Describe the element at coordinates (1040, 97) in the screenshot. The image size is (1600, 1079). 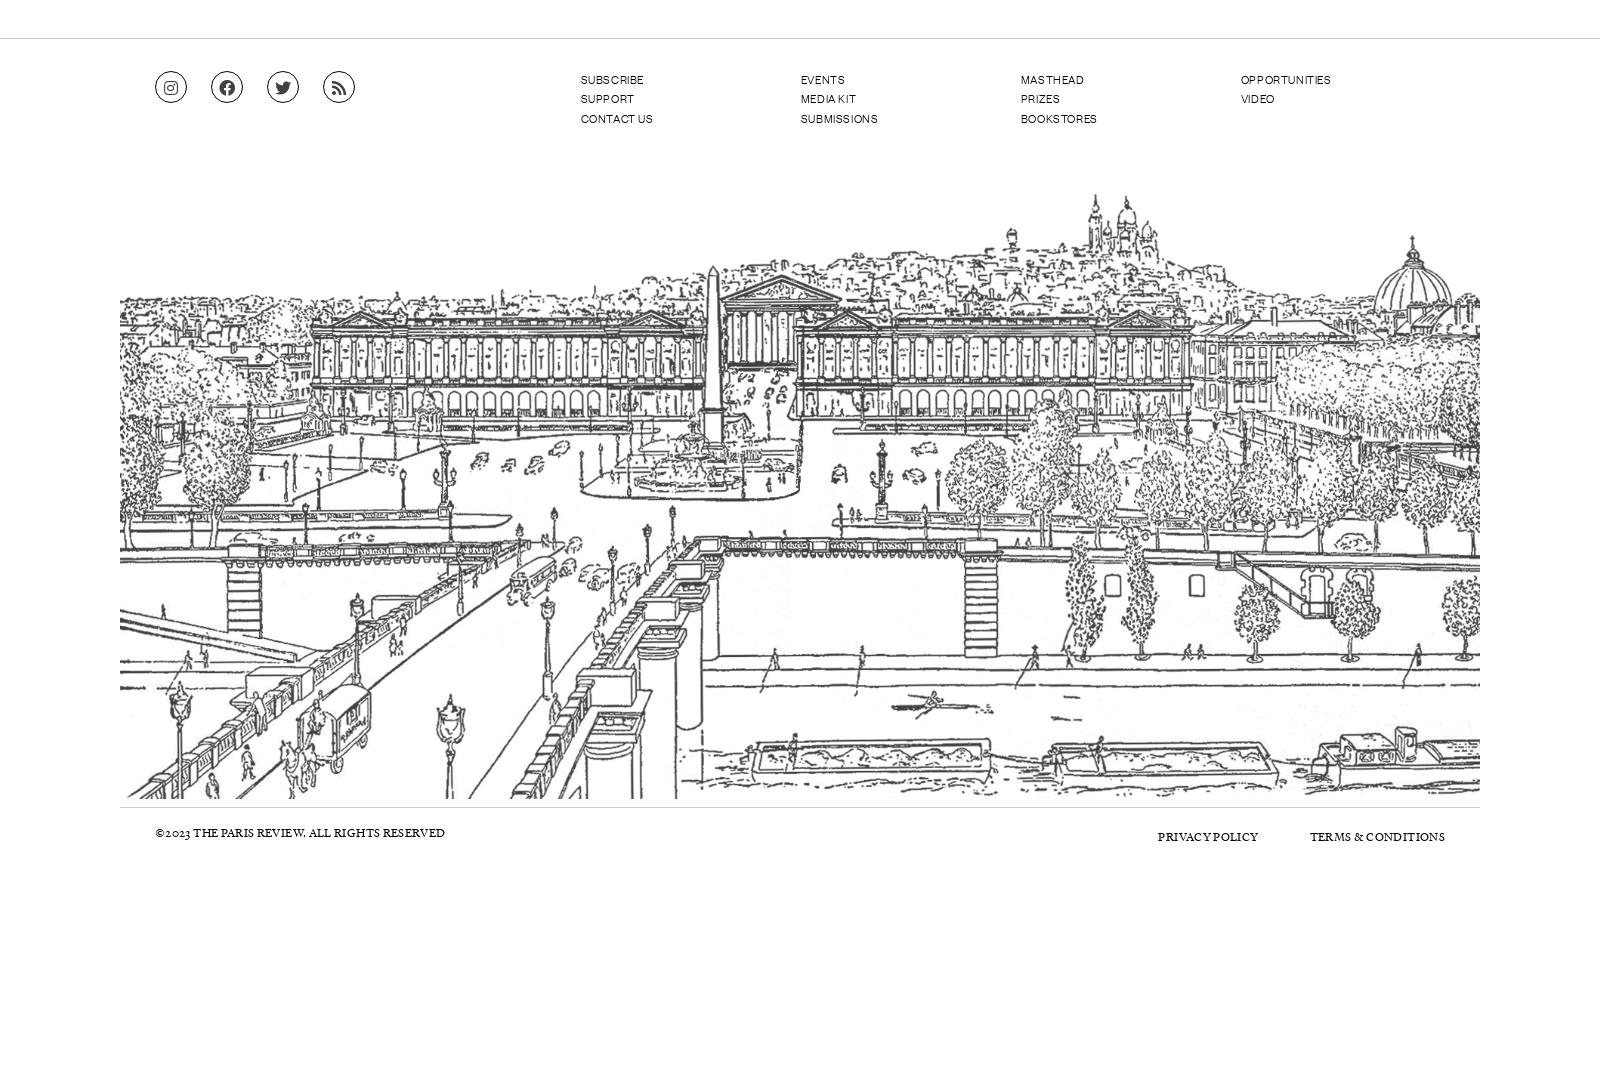
I see `'Prizes'` at that location.